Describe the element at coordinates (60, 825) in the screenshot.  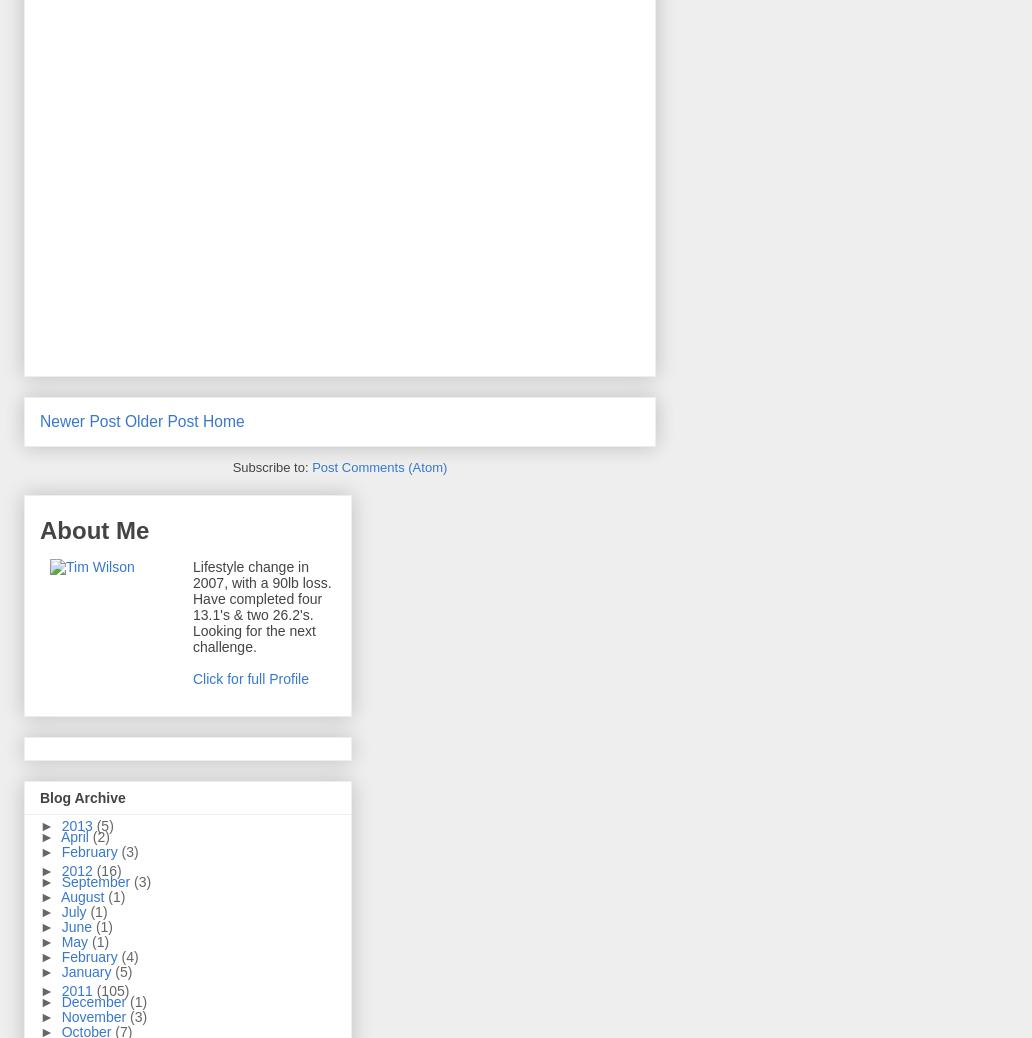
I see `'2013'` at that location.